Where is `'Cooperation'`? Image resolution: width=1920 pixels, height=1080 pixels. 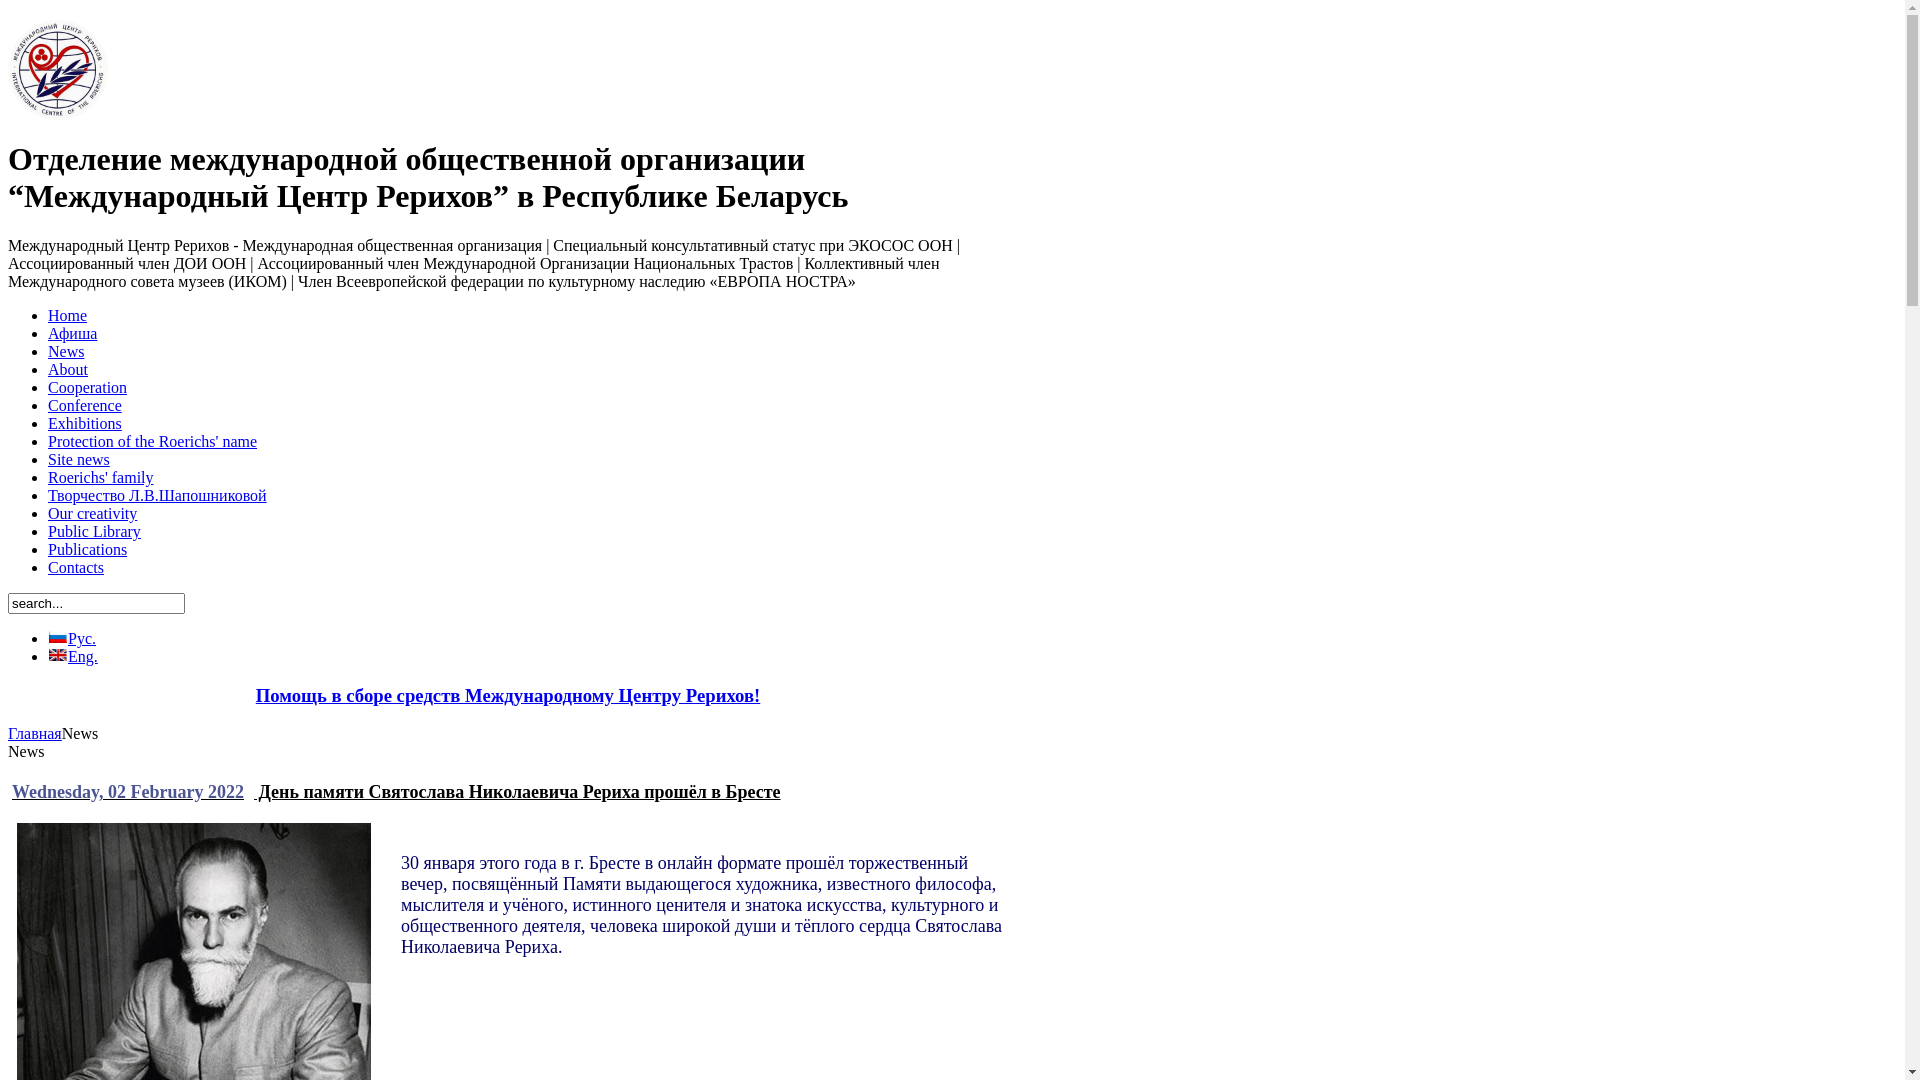
'Cooperation' is located at coordinates (86, 387).